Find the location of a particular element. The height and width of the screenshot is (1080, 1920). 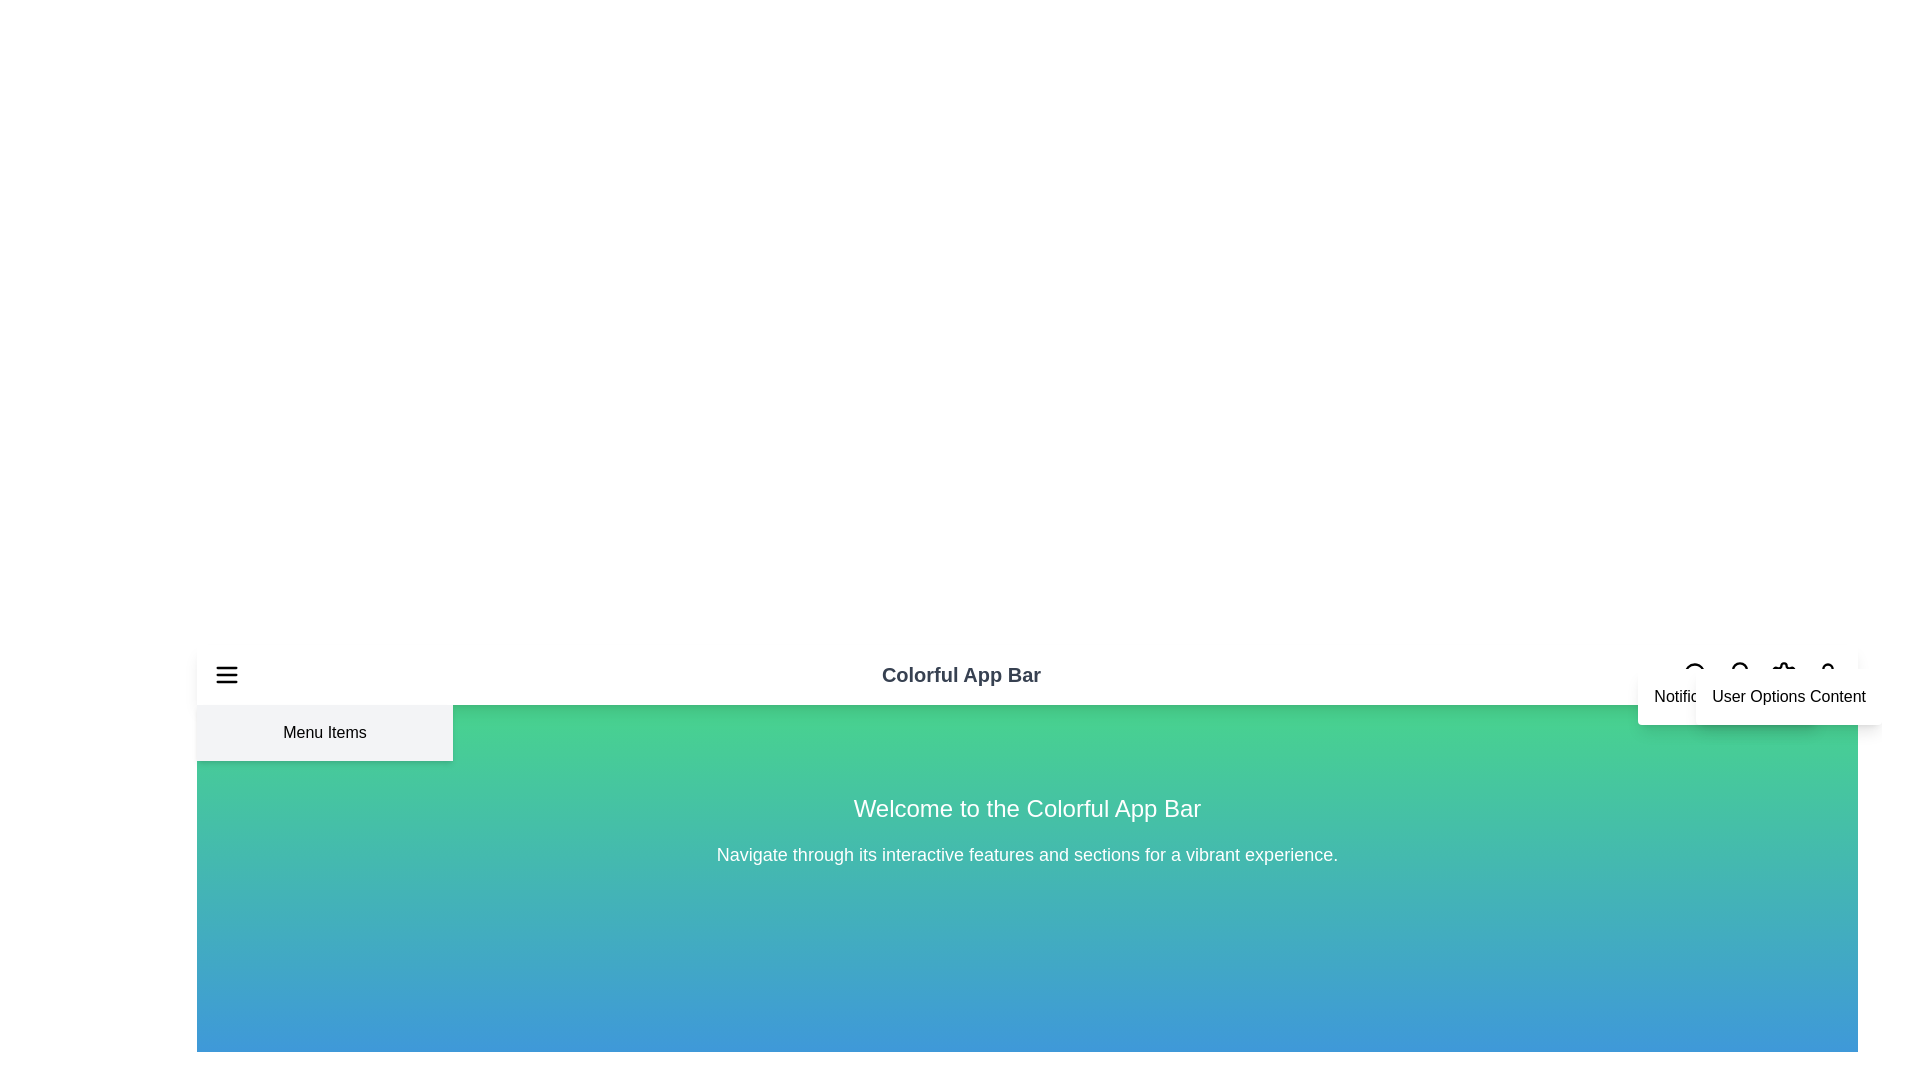

the bell icon to toggle the visibility of the notifications is located at coordinates (1738, 675).